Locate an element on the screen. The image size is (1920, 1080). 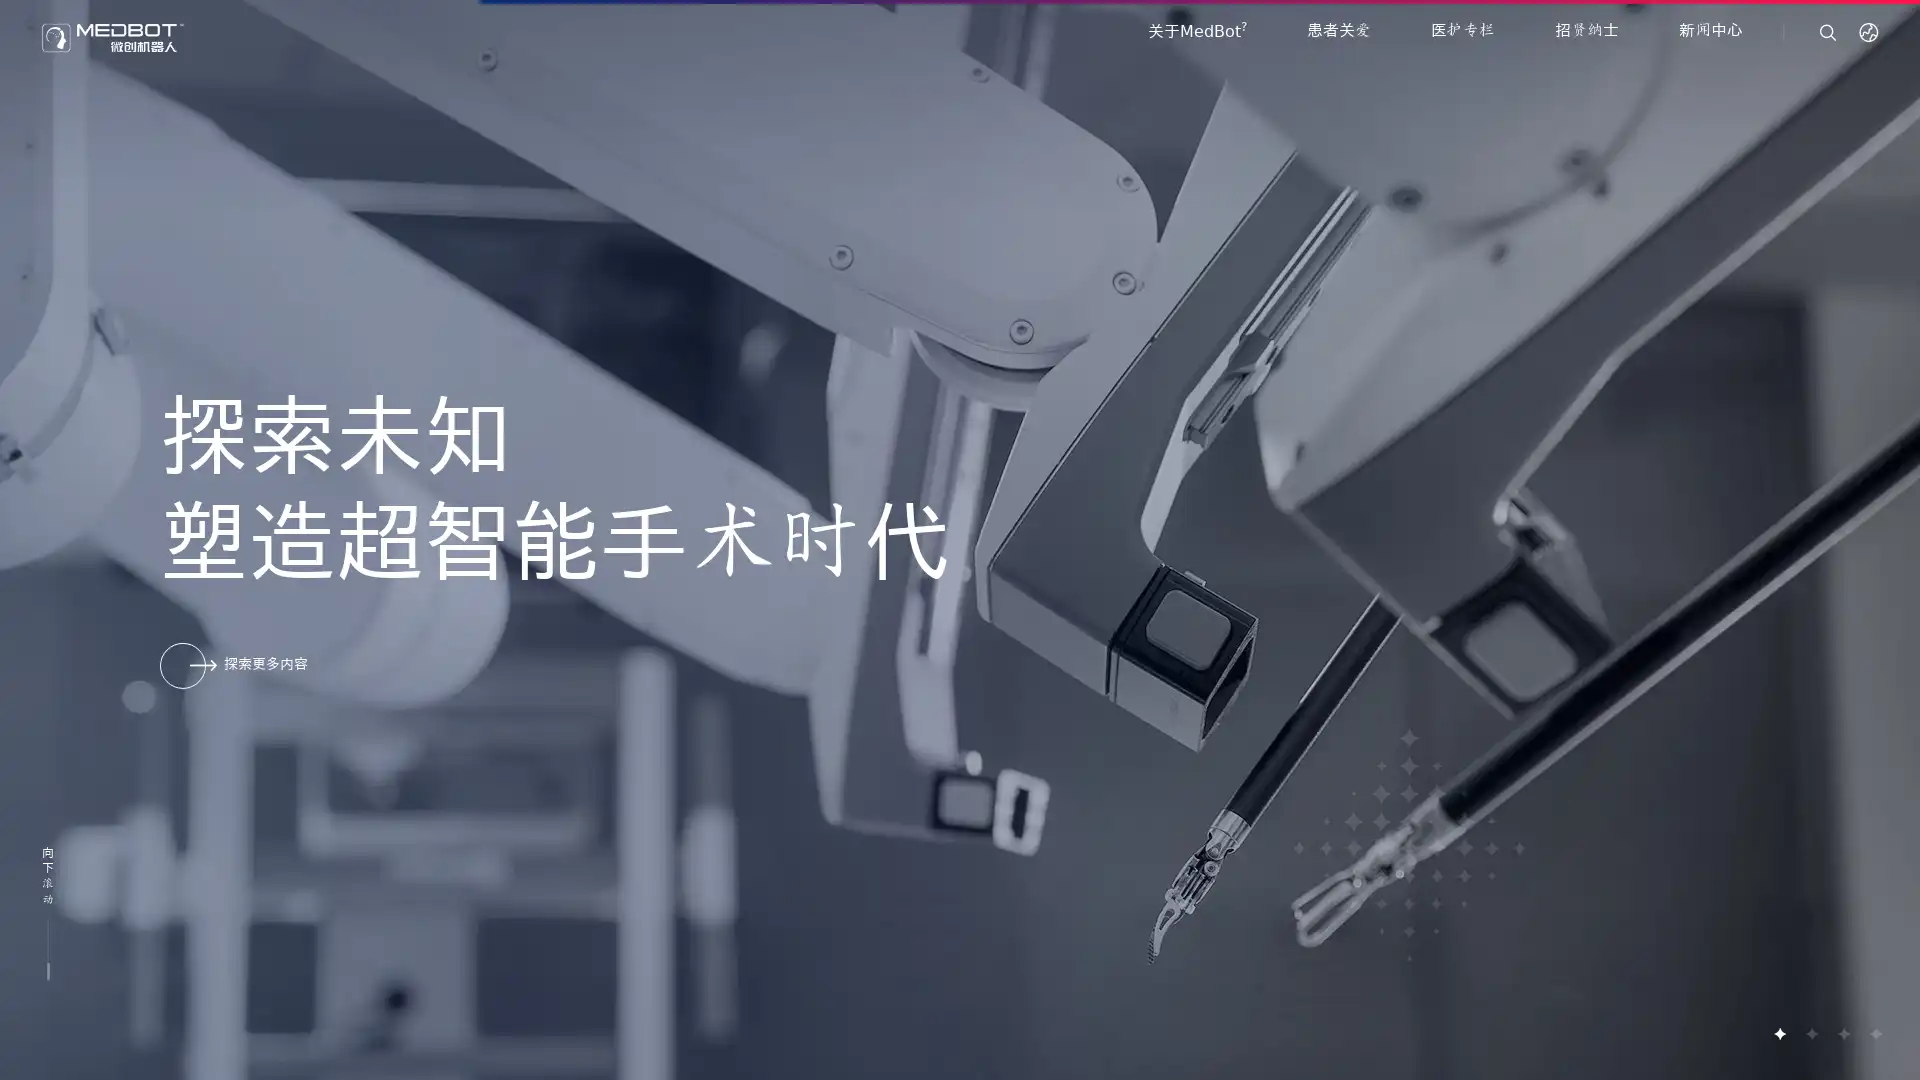
Go to slide 2 is located at coordinates (1810, 1033).